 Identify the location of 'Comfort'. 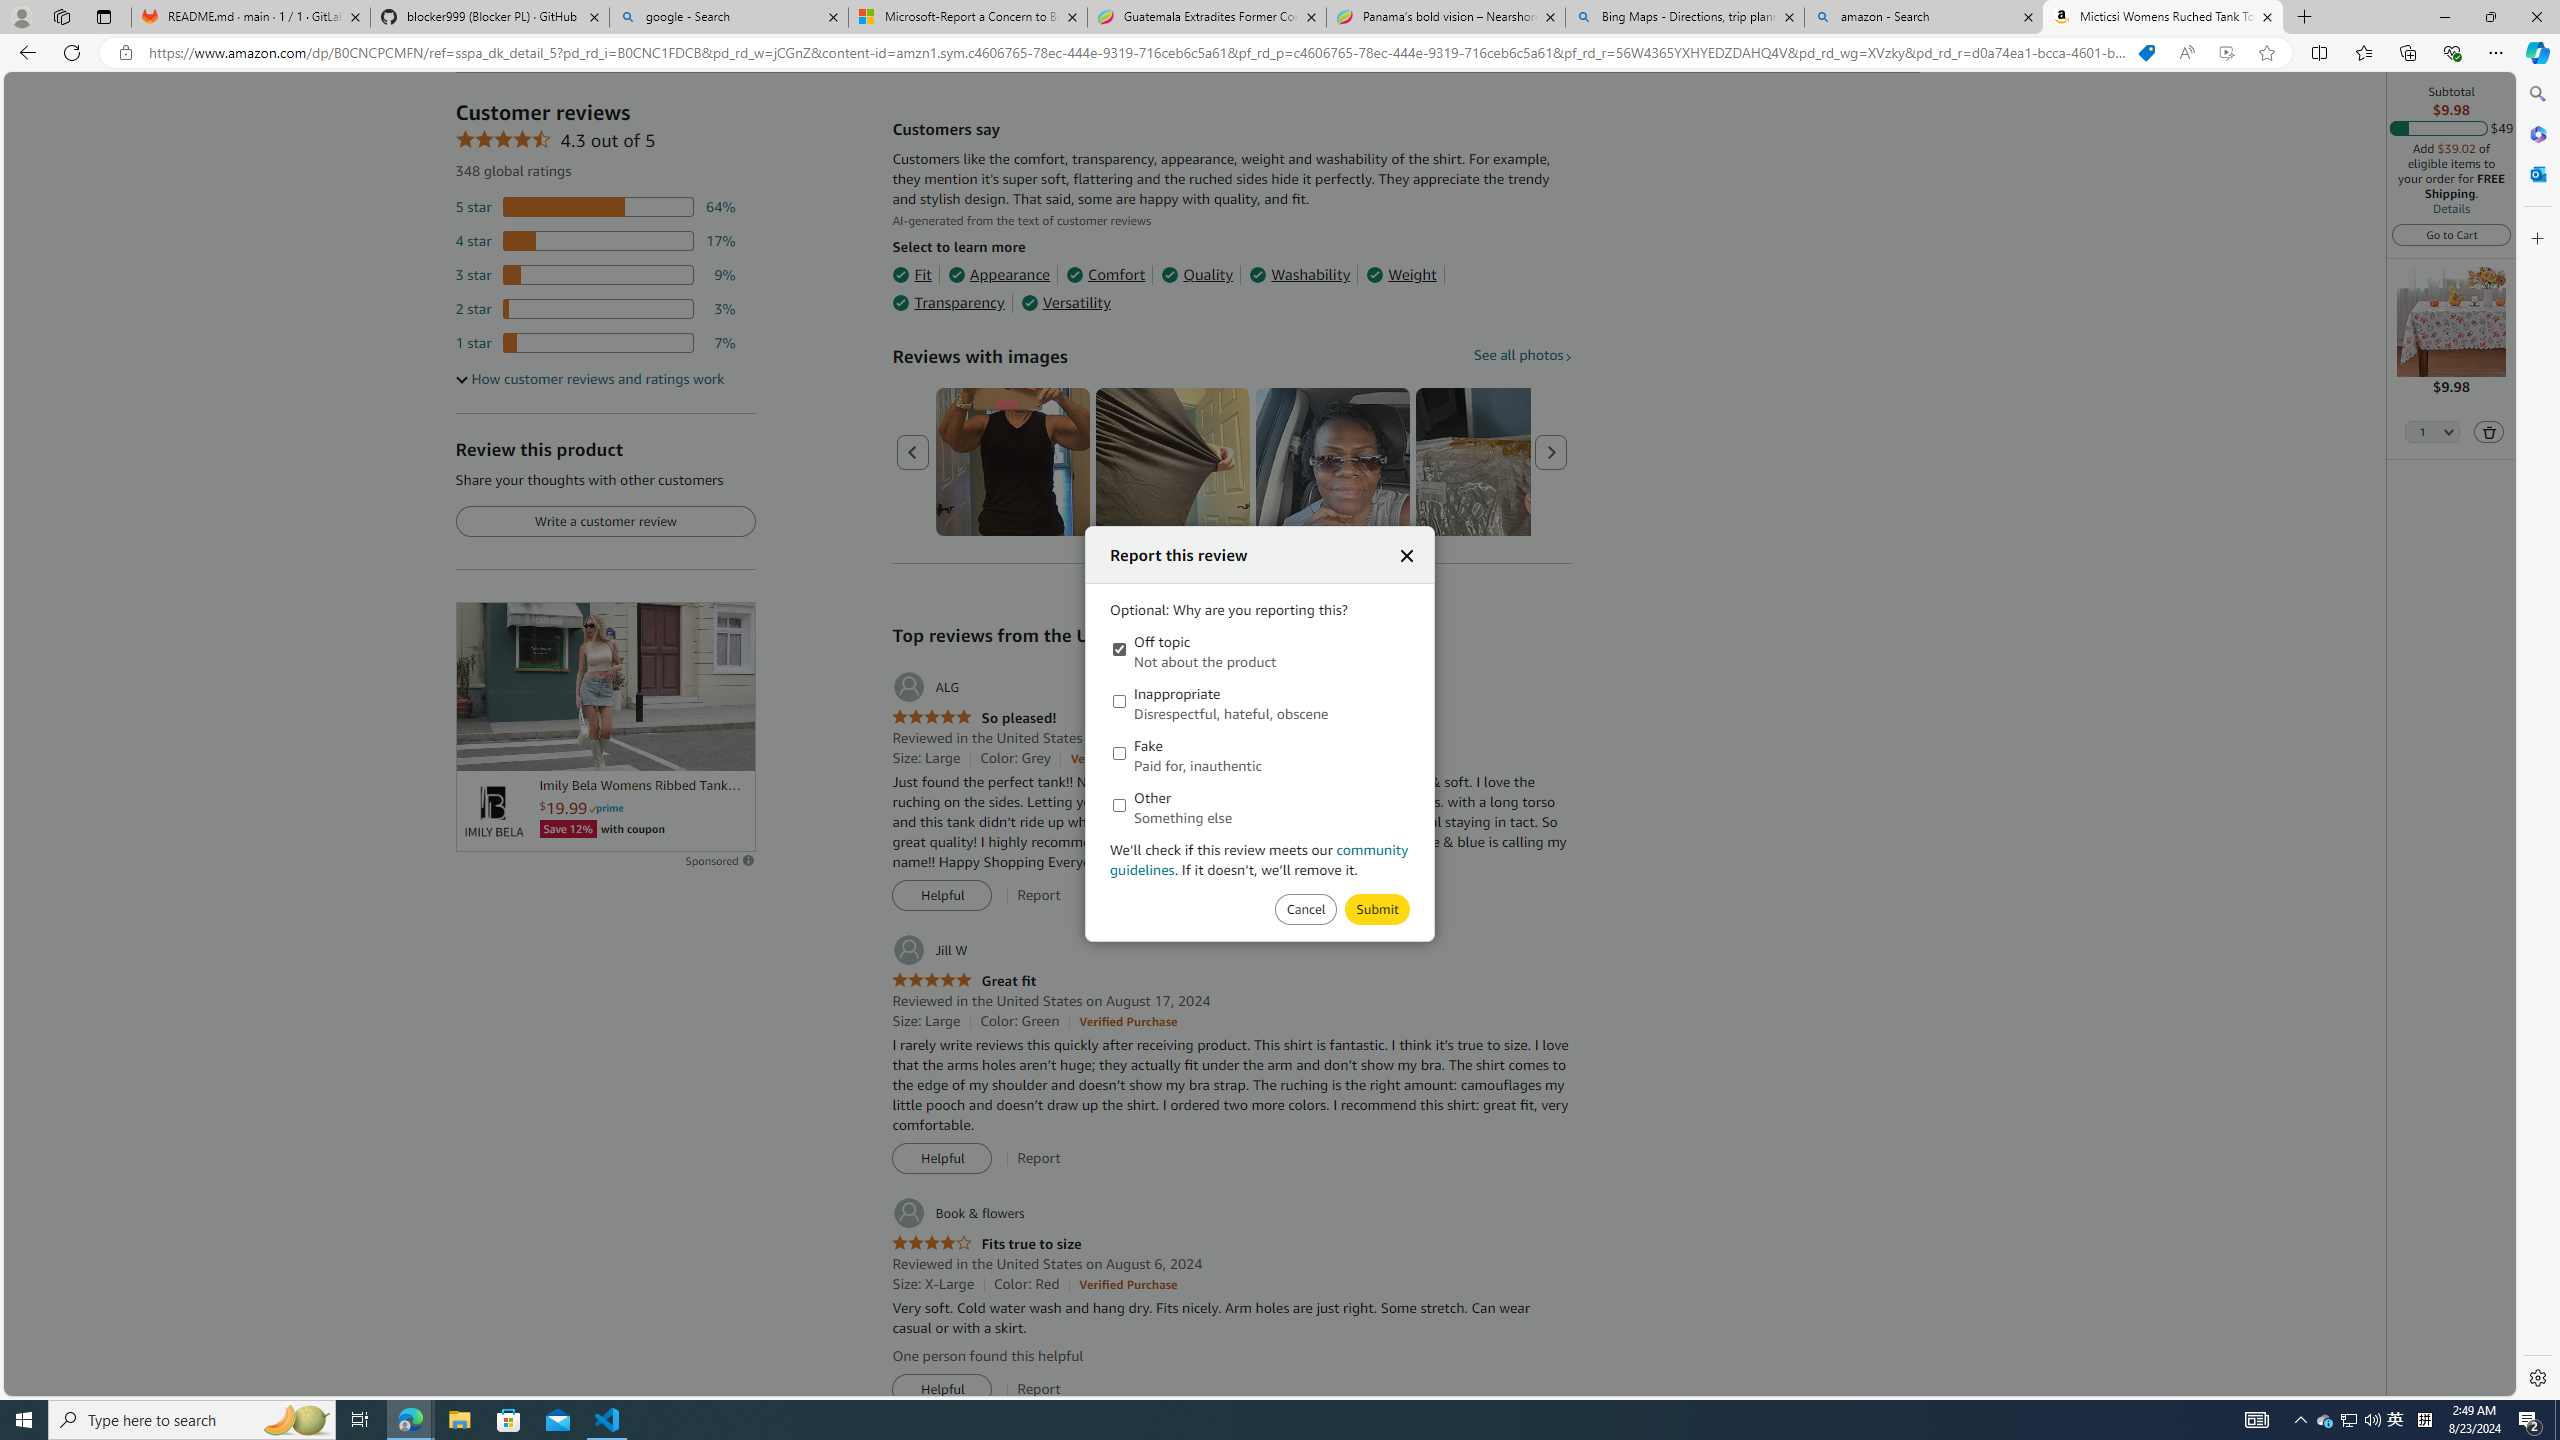
(1104, 275).